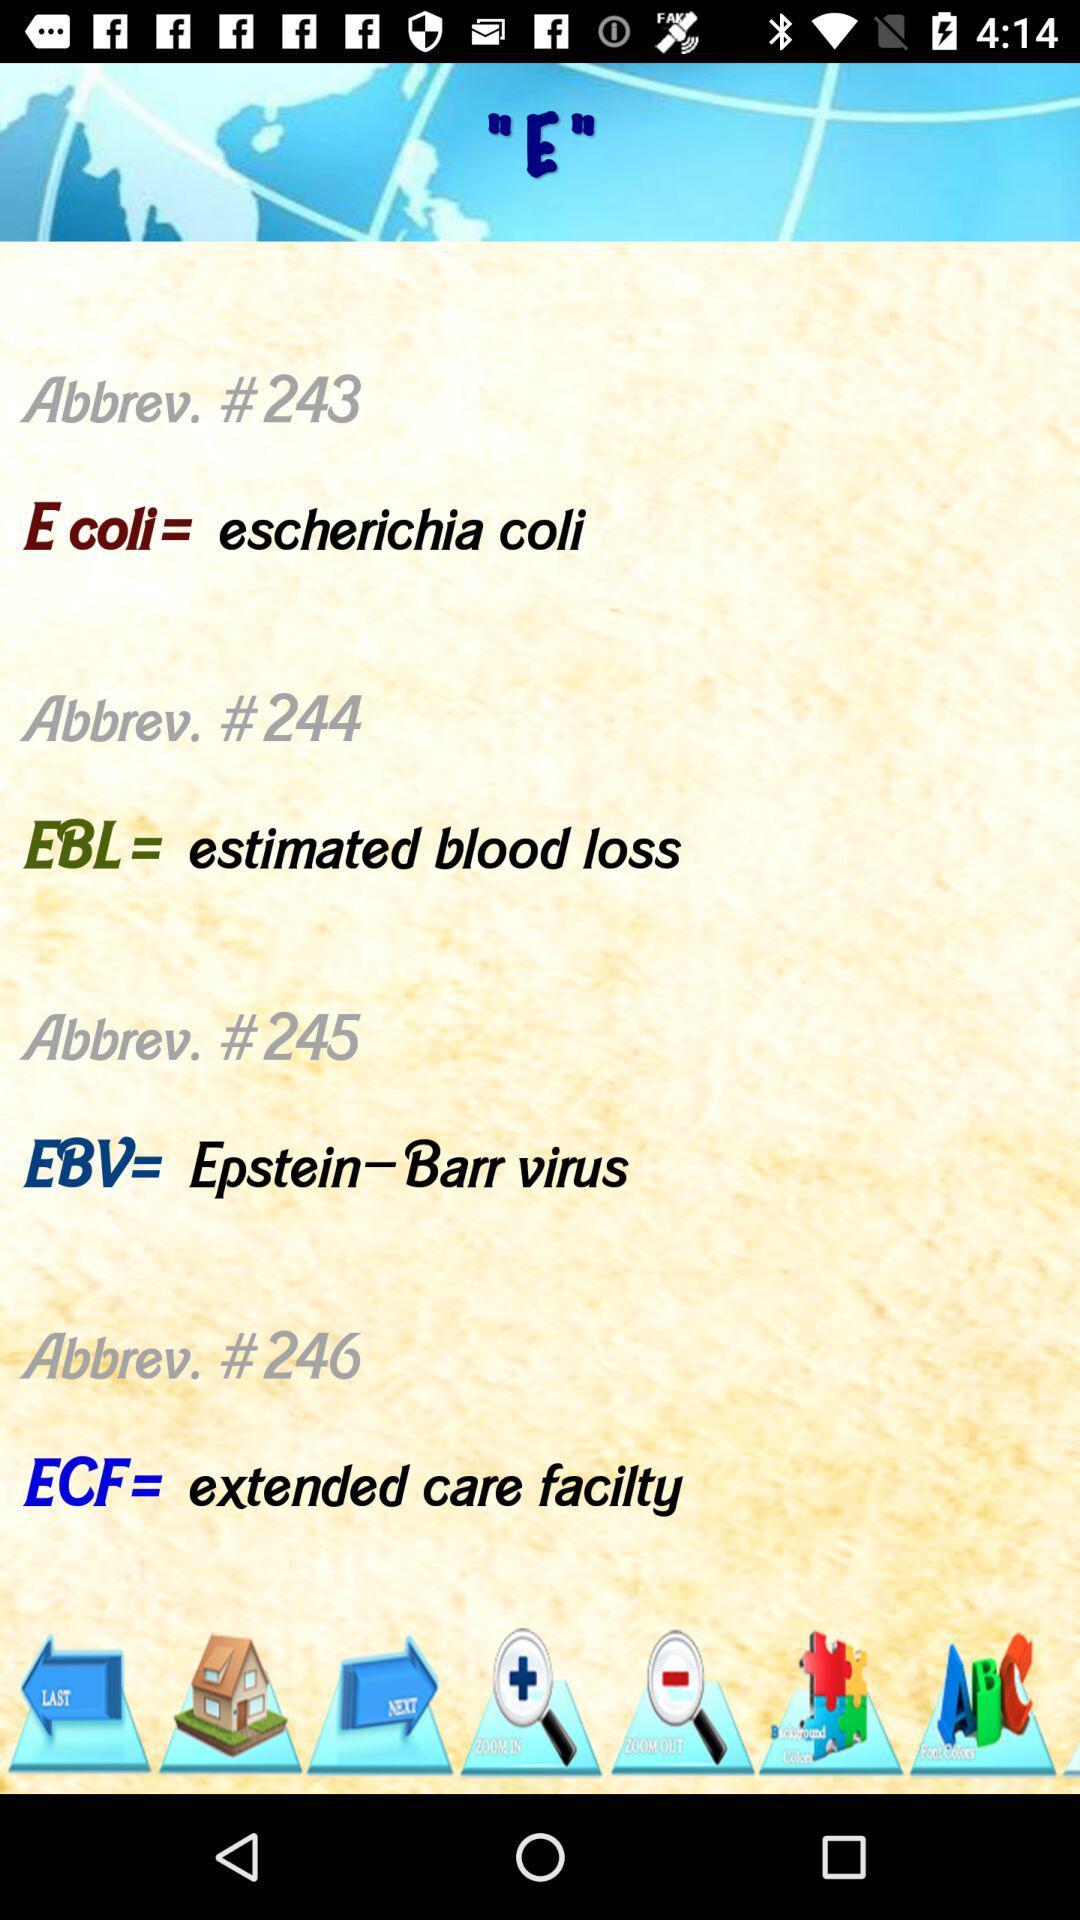 The width and height of the screenshot is (1080, 1920). Describe the element at coordinates (379, 1702) in the screenshot. I see `the arrow_forward icon` at that location.